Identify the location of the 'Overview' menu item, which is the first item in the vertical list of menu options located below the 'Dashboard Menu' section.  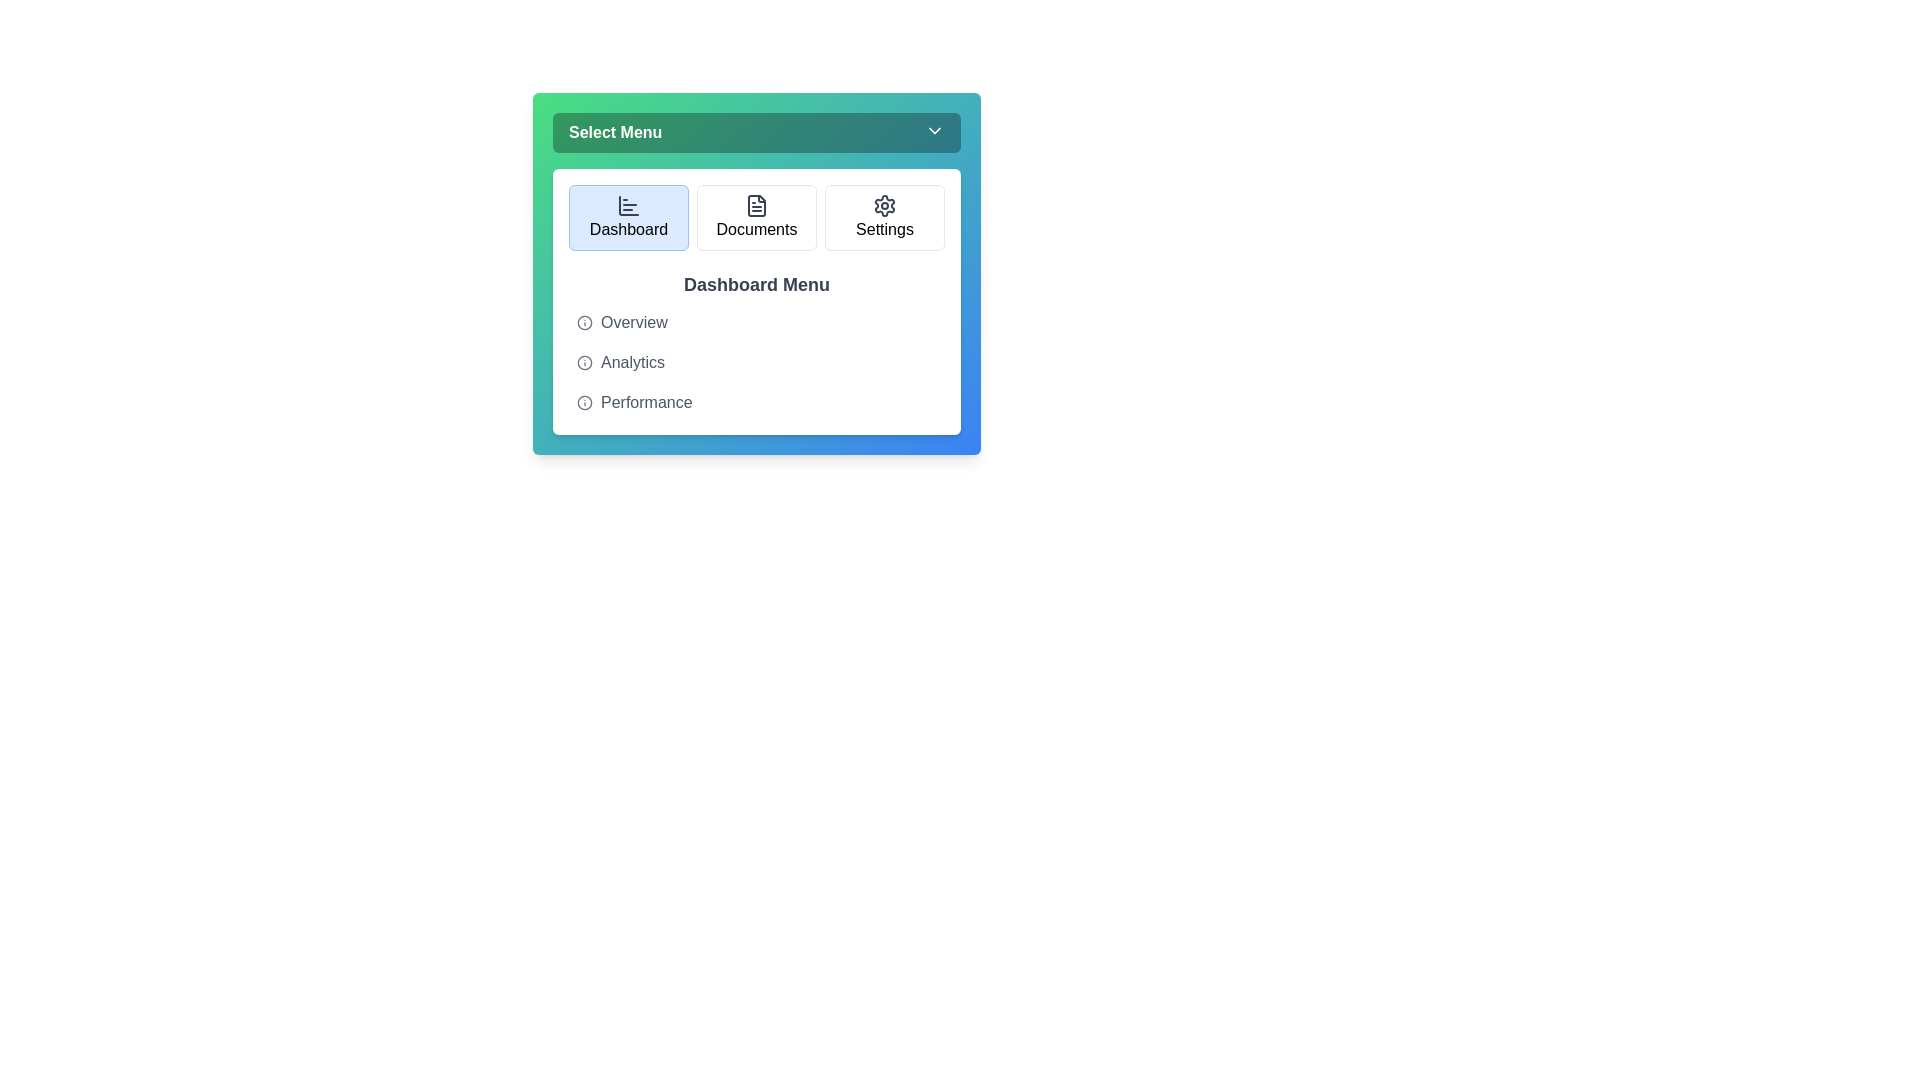
(756, 322).